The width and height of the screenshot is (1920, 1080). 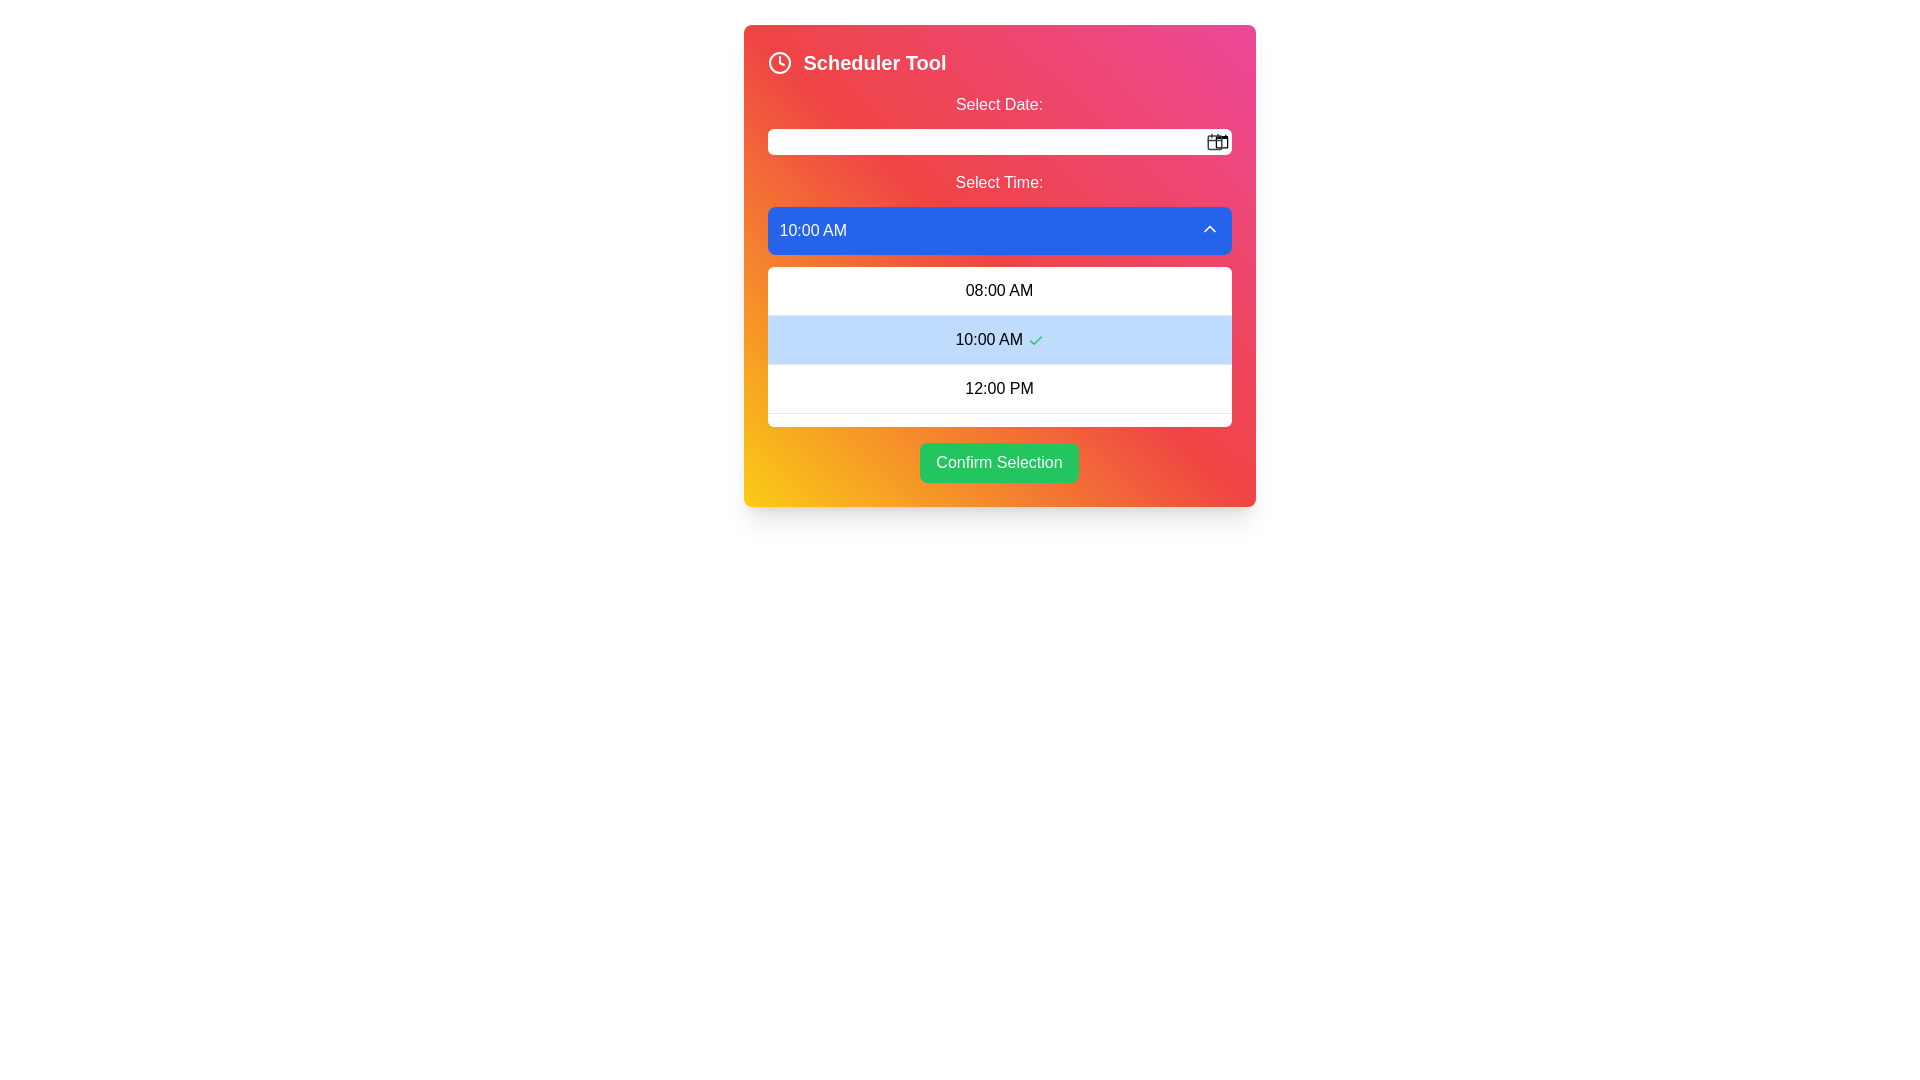 I want to click on Circular SVG graphical element that forms the outer ring of the clock icon in the 'Scheduler Tool' interface, located at the top-left corner next to the text 'Scheduler Tool', so click(x=778, y=61).